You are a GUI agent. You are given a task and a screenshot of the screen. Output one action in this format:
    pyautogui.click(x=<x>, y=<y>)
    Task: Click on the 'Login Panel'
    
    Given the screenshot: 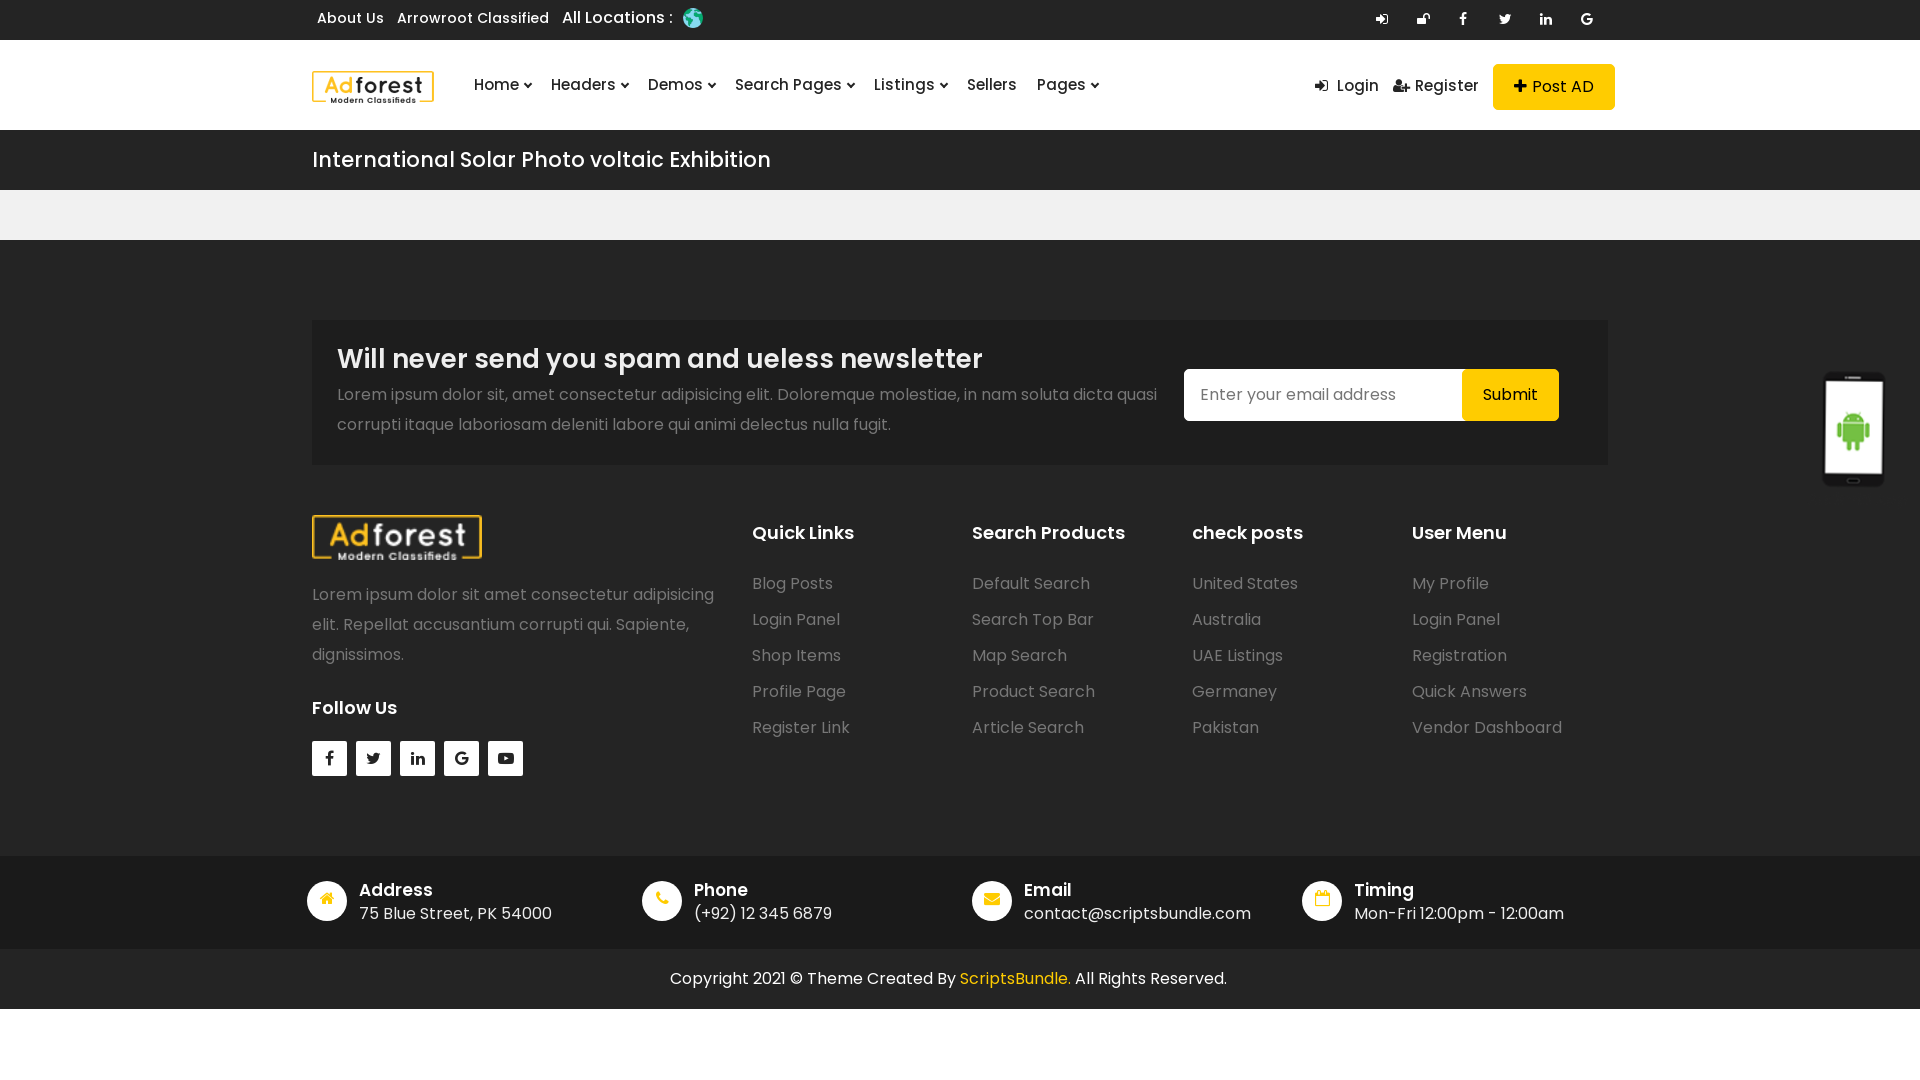 What is the action you would take?
    pyautogui.click(x=1455, y=618)
    